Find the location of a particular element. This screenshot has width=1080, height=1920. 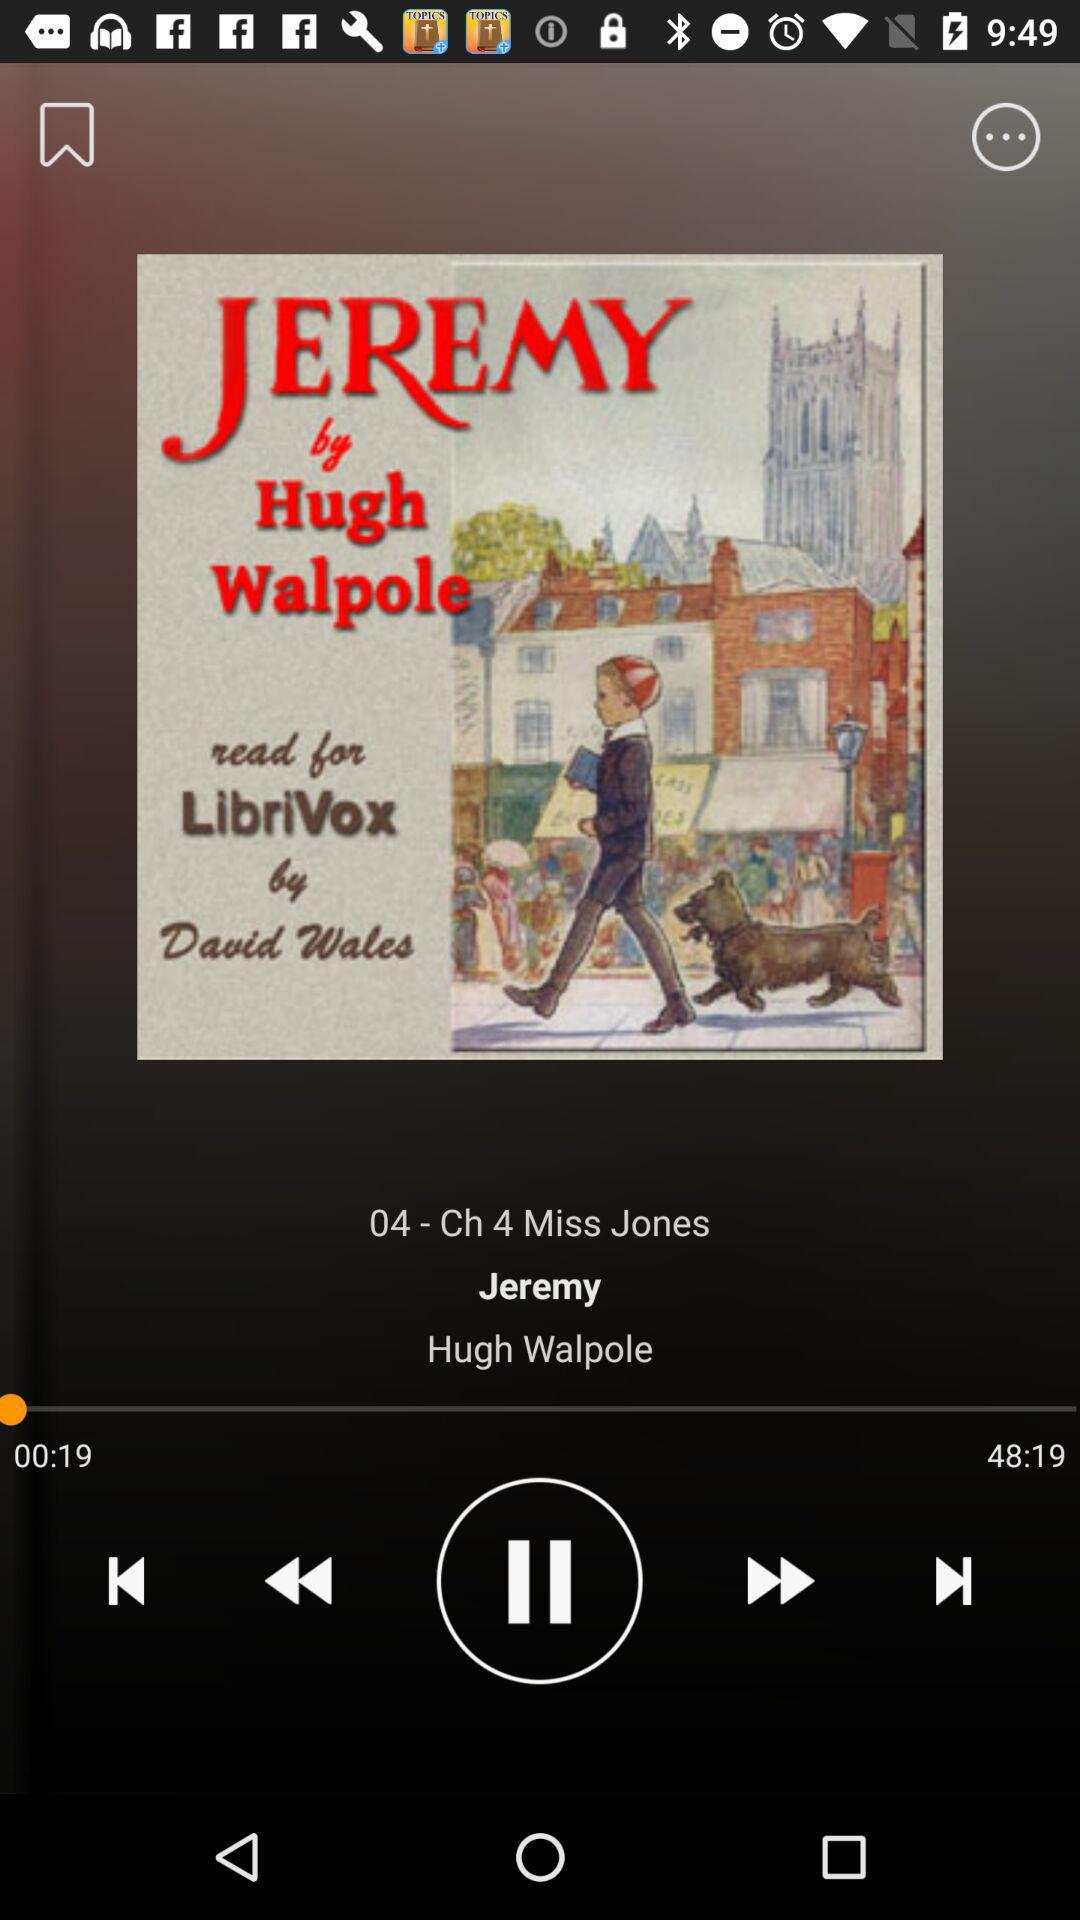

icon below the jeremy item is located at coordinates (540, 1347).